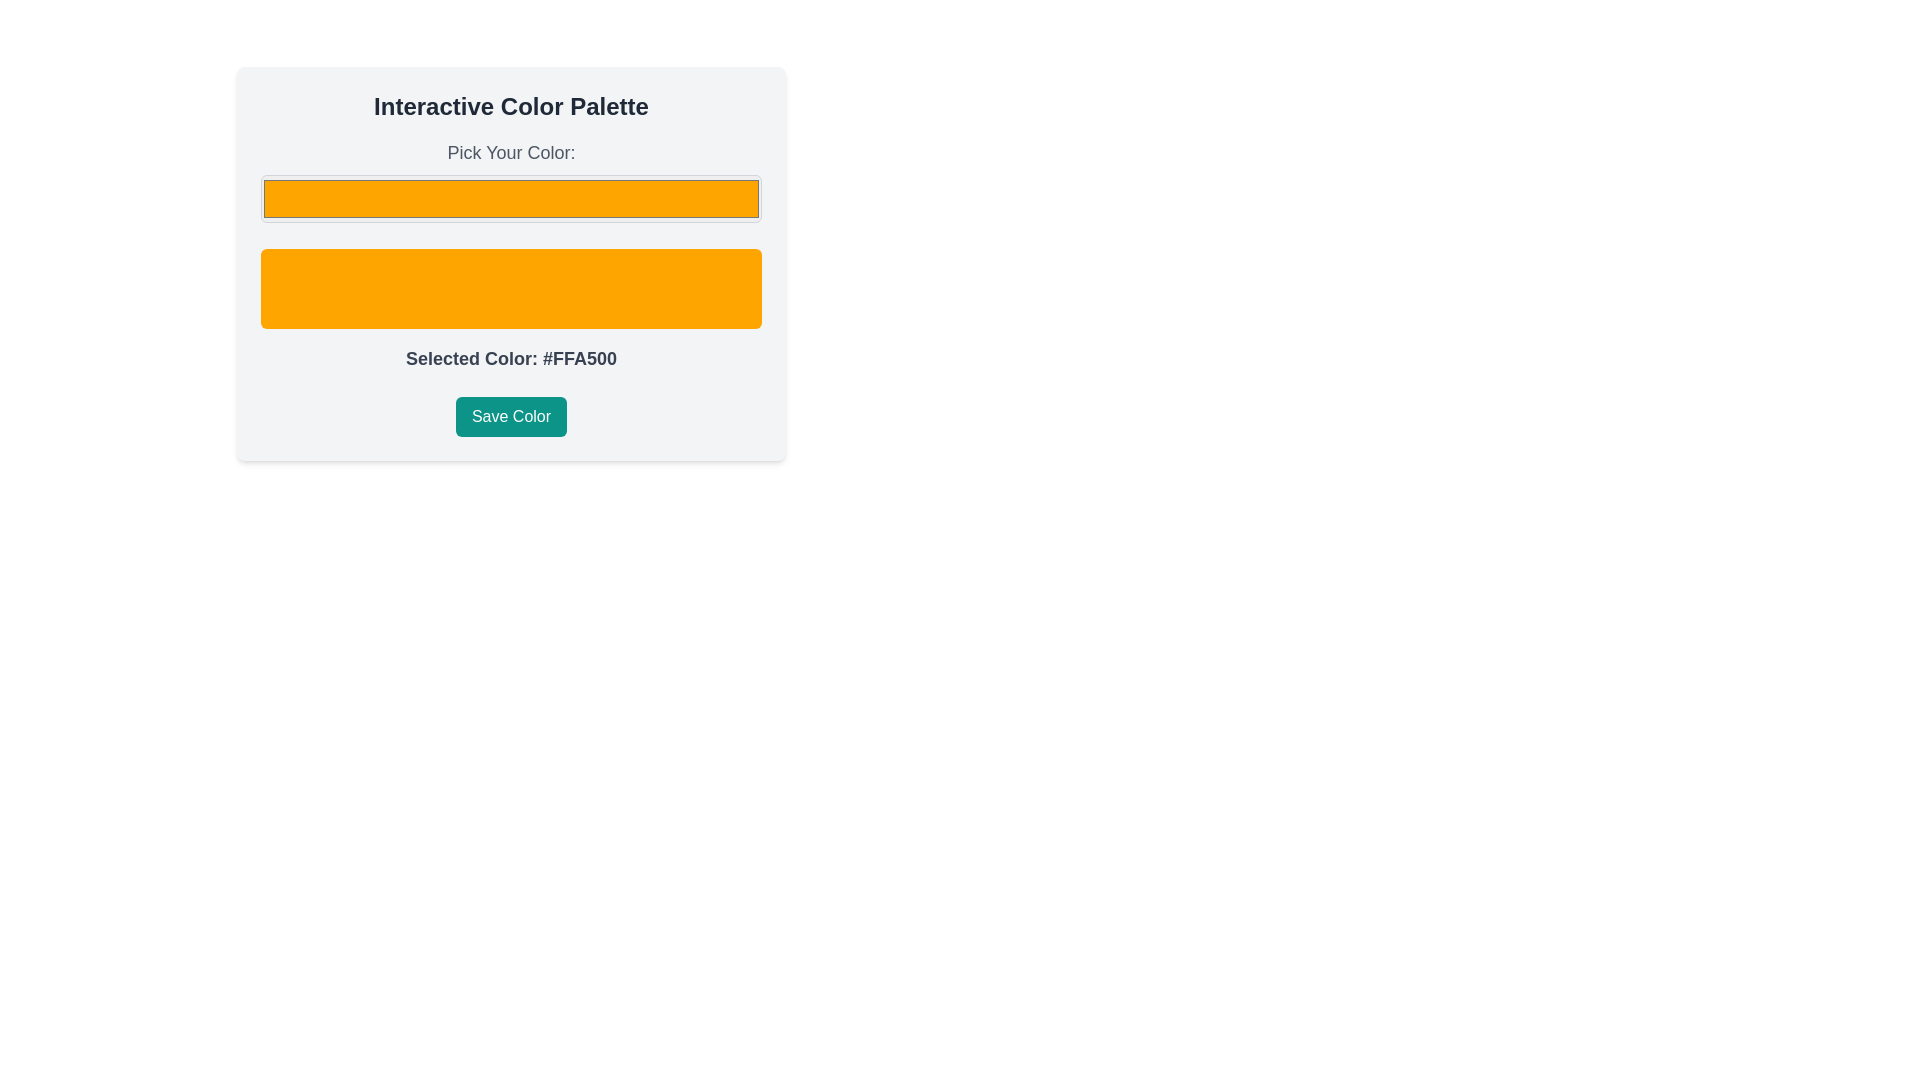 Image resolution: width=1920 pixels, height=1080 pixels. Describe the element at coordinates (511, 415) in the screenshot. I see `the 'Save Color' button, which is a rectangular button with rounded corners, teal background, and white text, located below the text 'Selected Color: #FFA500'` at that location.